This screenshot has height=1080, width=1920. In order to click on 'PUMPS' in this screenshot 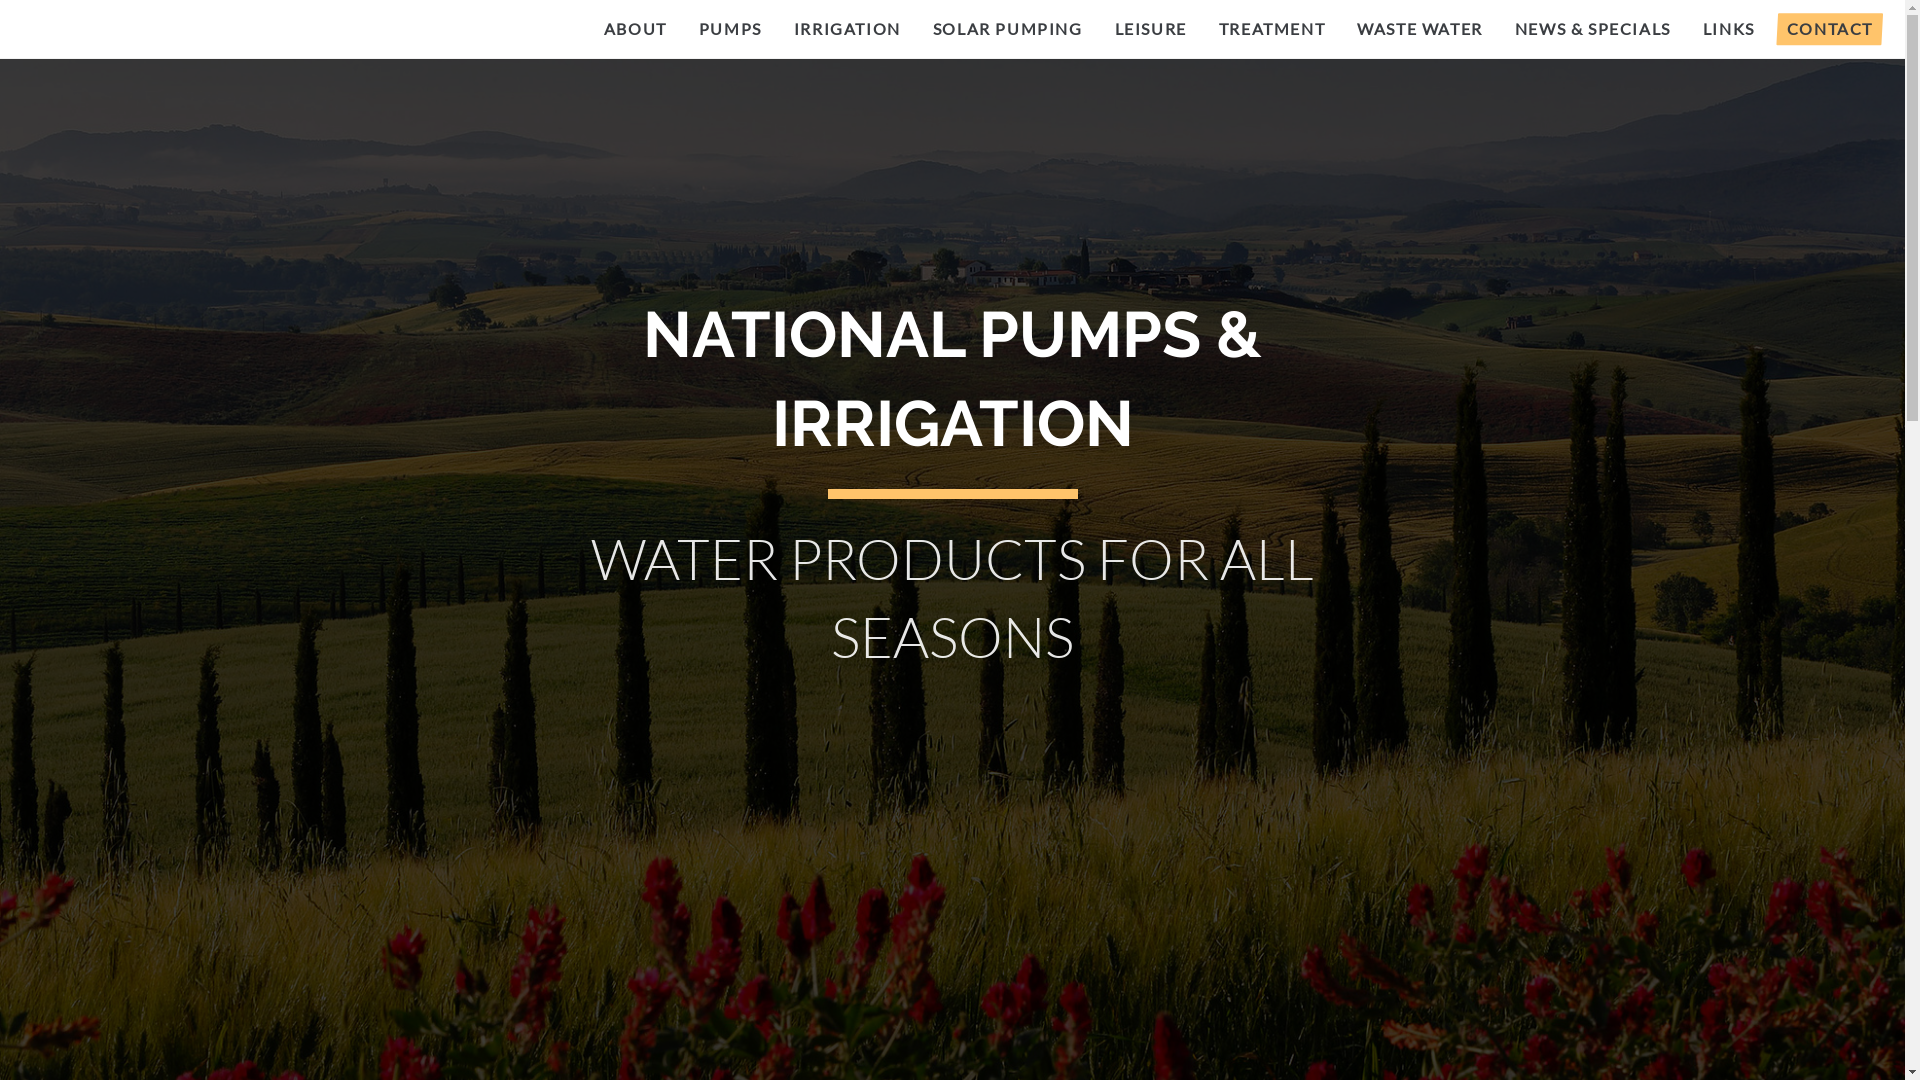, I will do `click(682, 29)`.